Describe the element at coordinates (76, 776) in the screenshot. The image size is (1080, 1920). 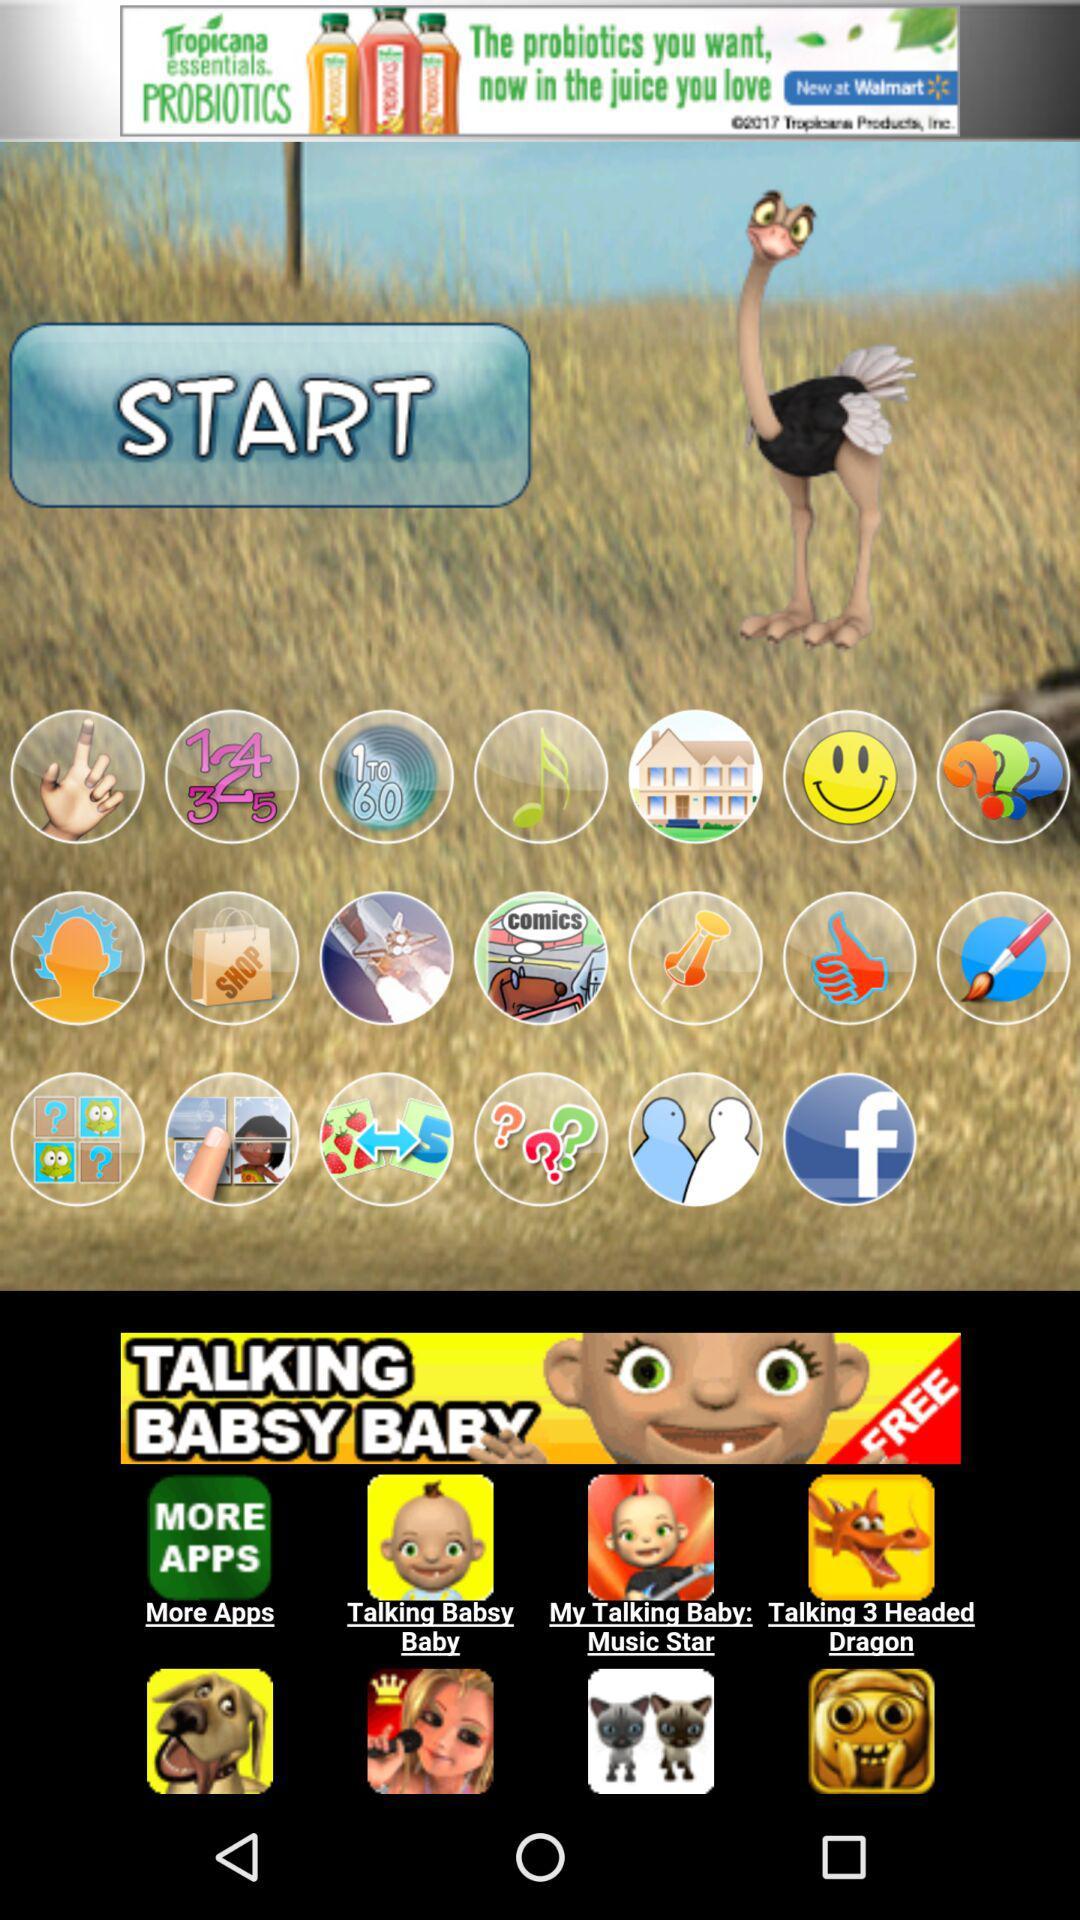
I see `the emojies option` at that location.